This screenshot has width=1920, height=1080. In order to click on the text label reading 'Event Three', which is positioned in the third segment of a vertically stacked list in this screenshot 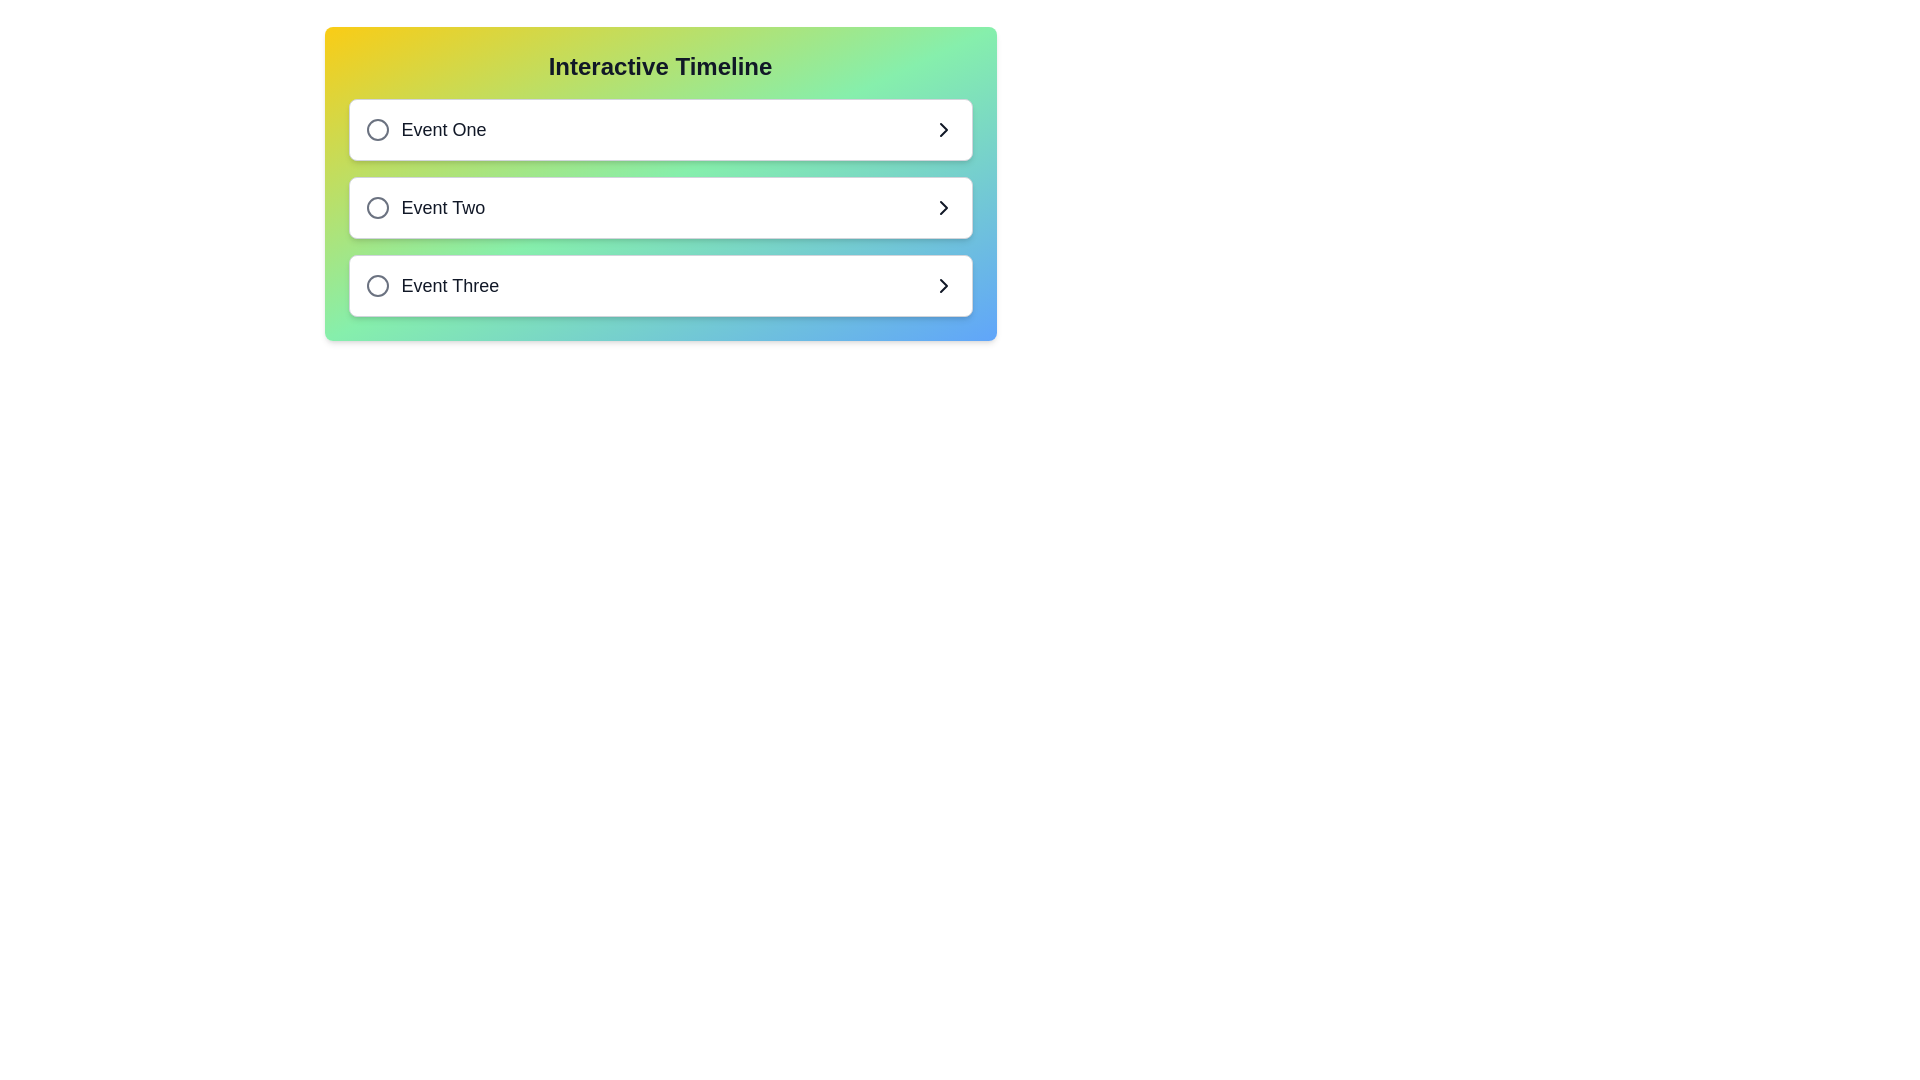, I will do `click(449, 285)`.